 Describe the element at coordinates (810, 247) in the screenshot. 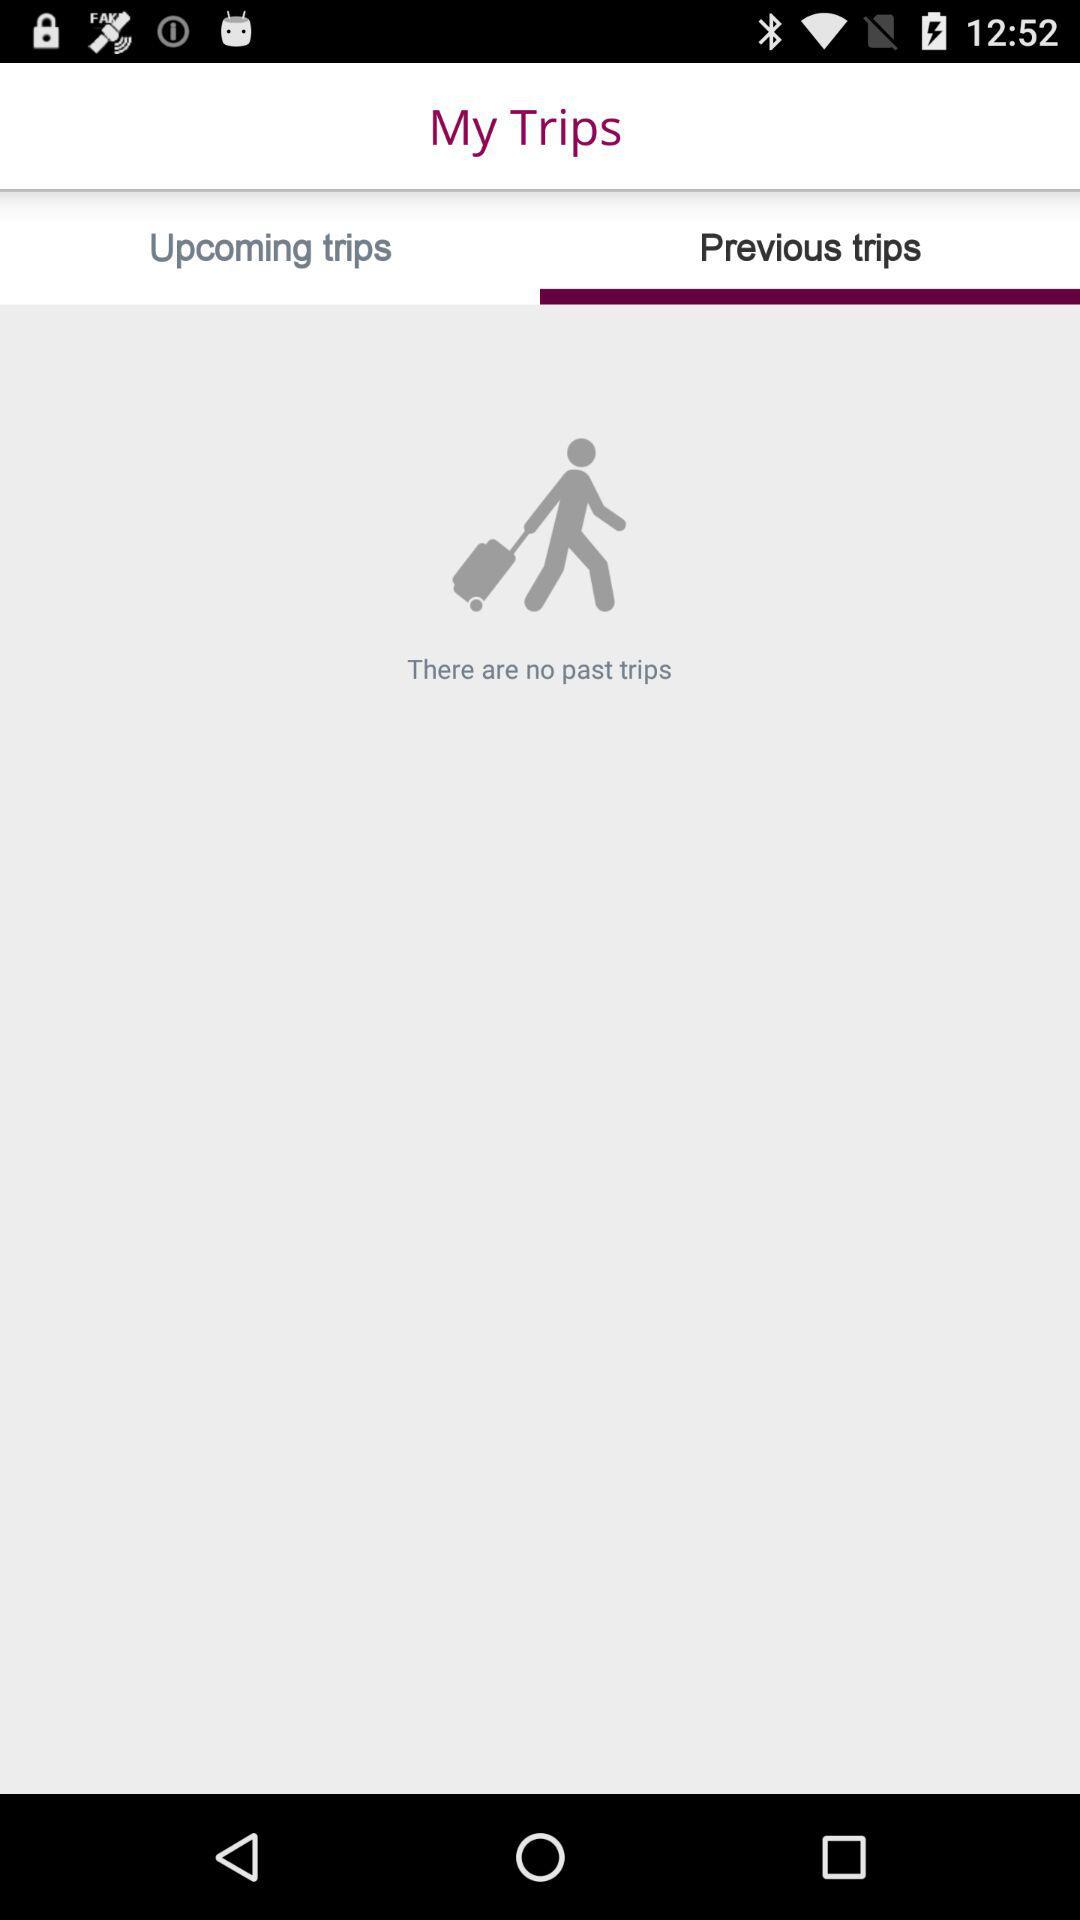

I see `the previous trips item` at that location.